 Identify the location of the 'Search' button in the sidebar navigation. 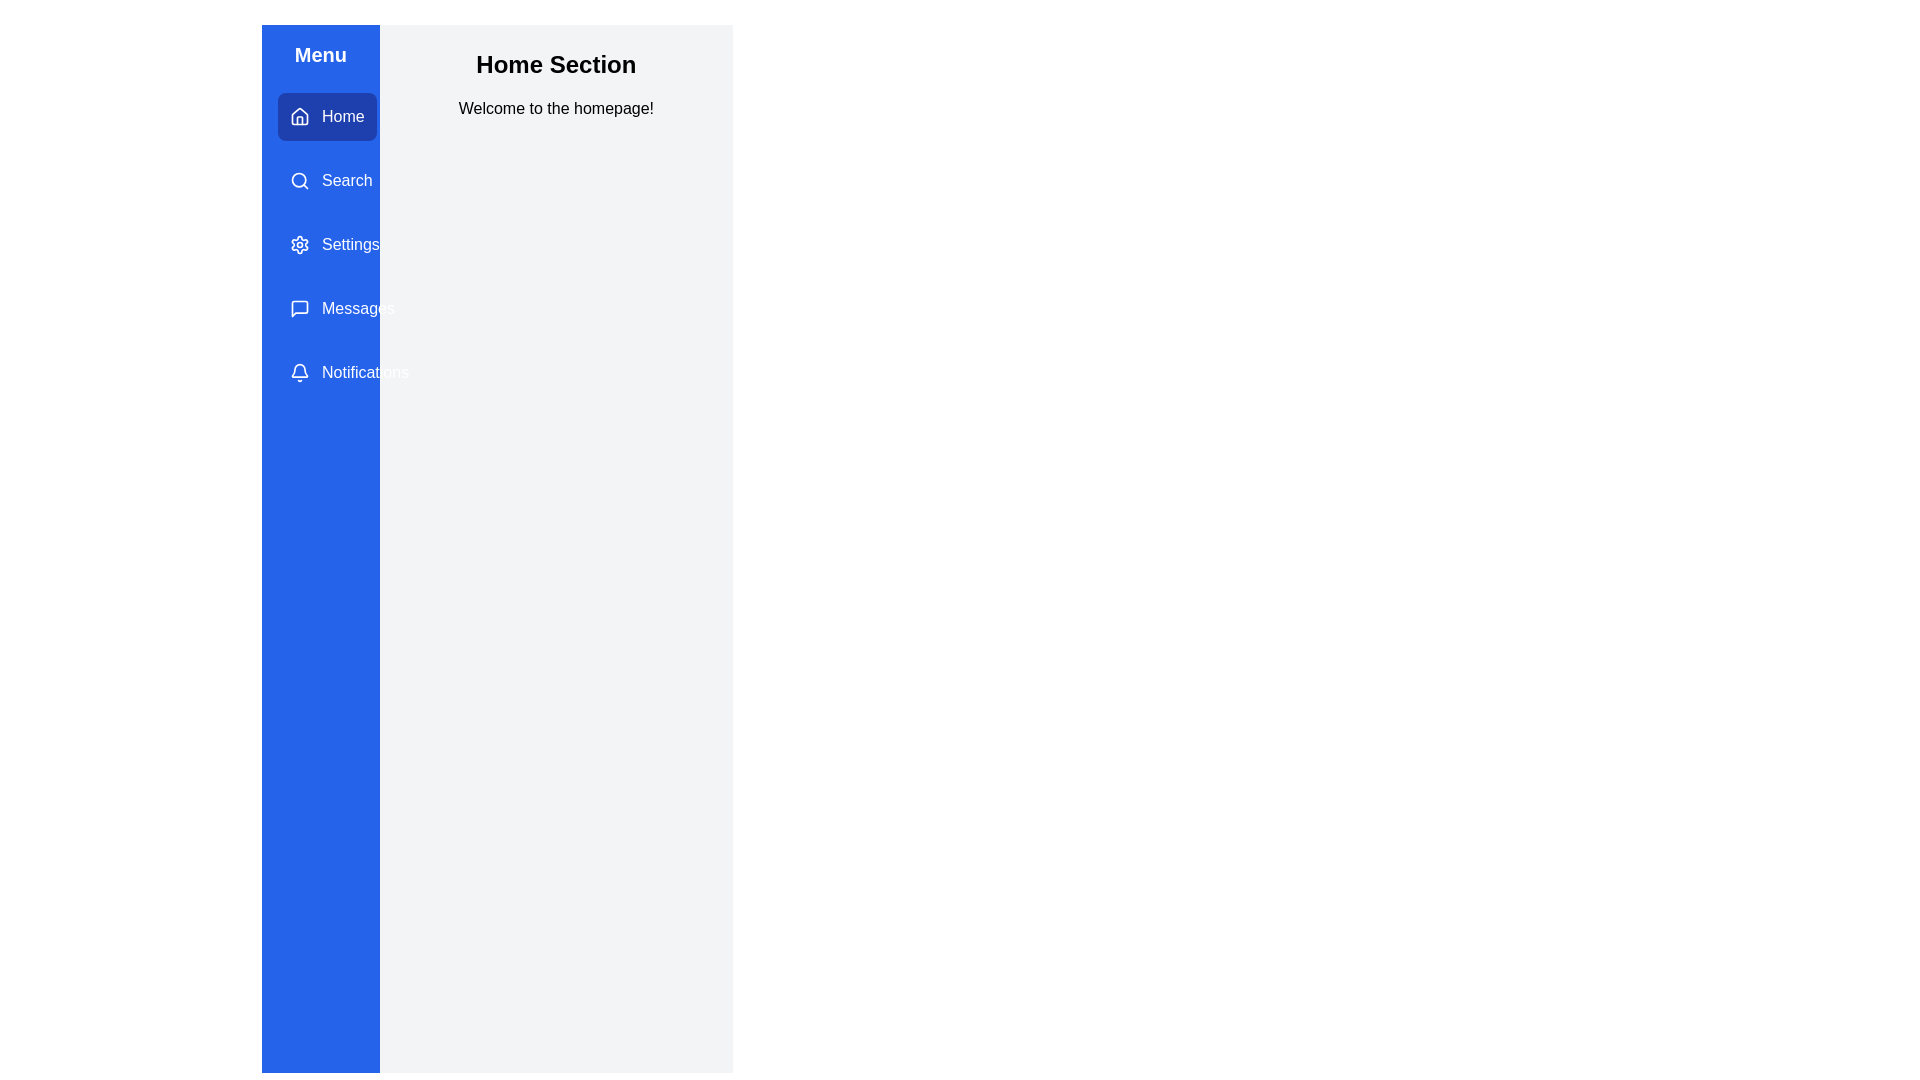
(331, 181).